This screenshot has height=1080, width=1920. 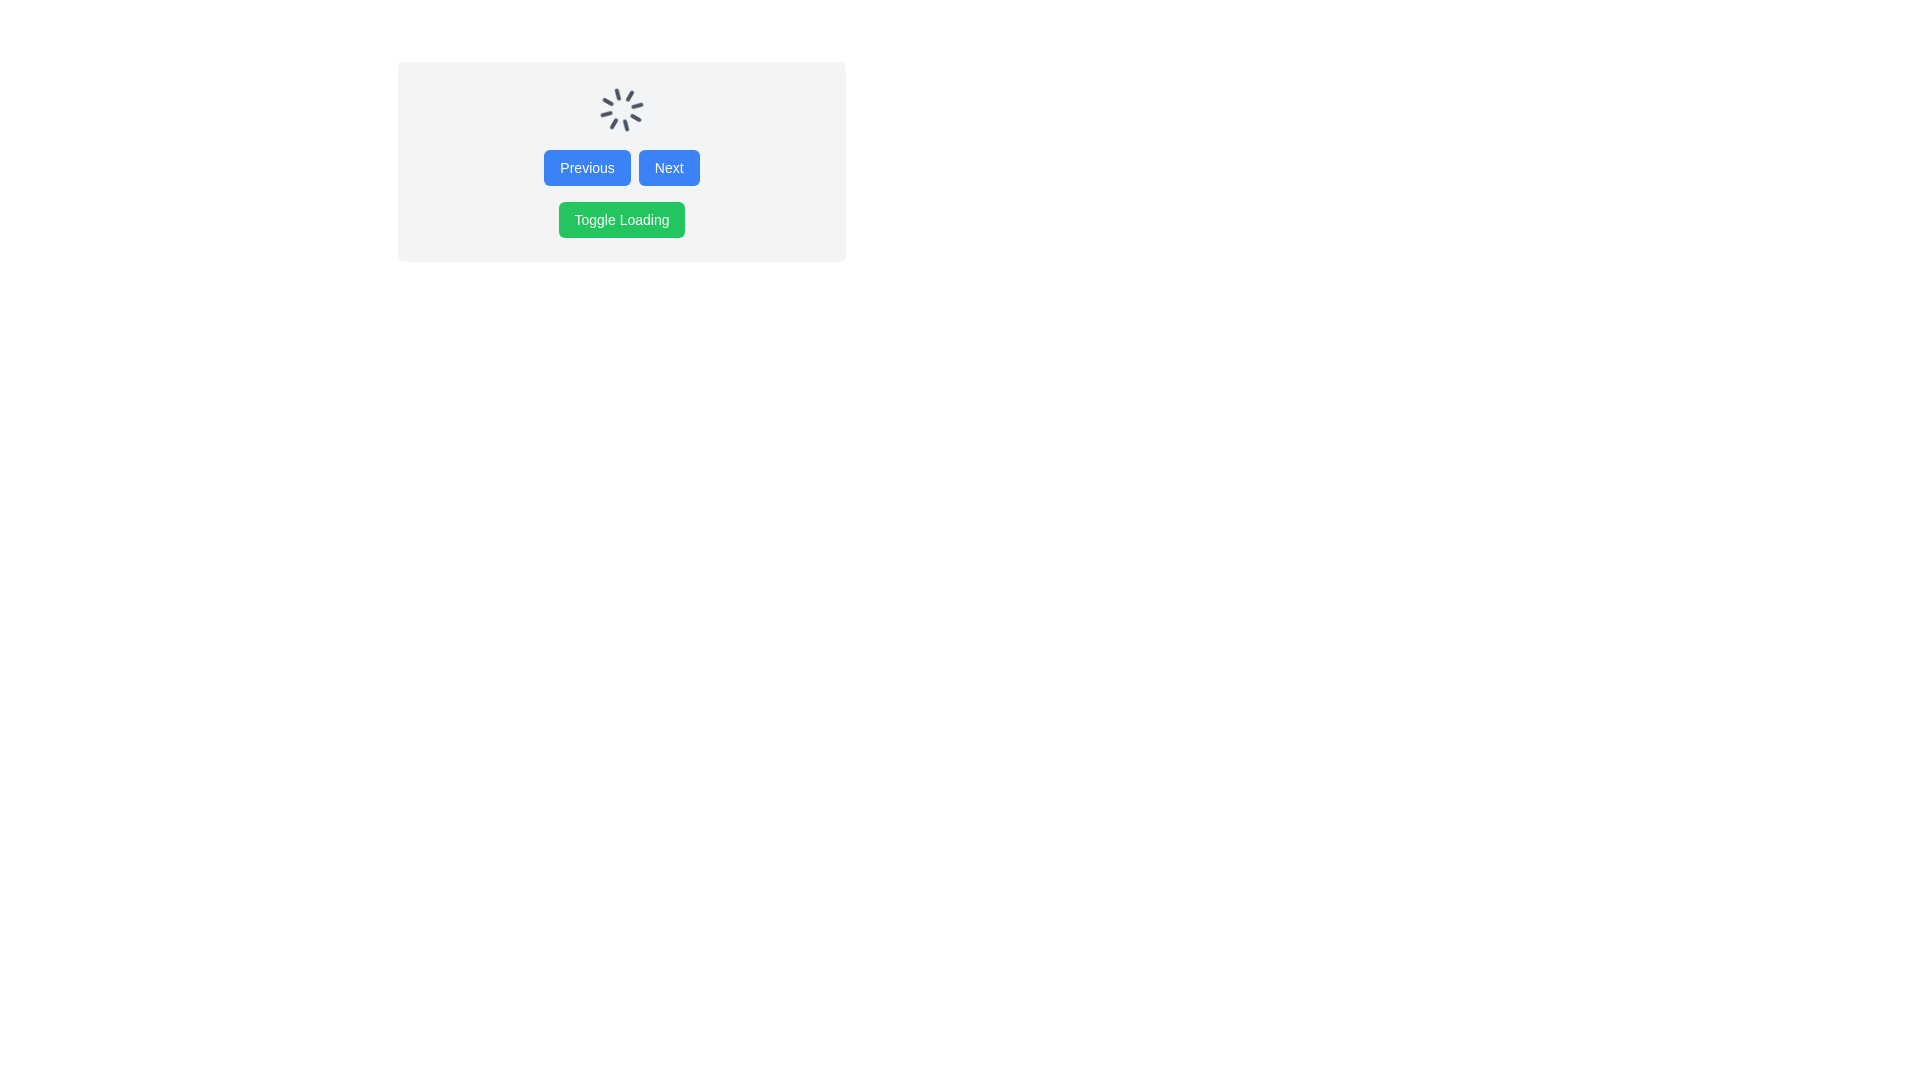 I want to click on the spinner animation, which is a circular shape made of gray lines, centered at the top of a light gray rectangular background, so click(x=621, y=110).